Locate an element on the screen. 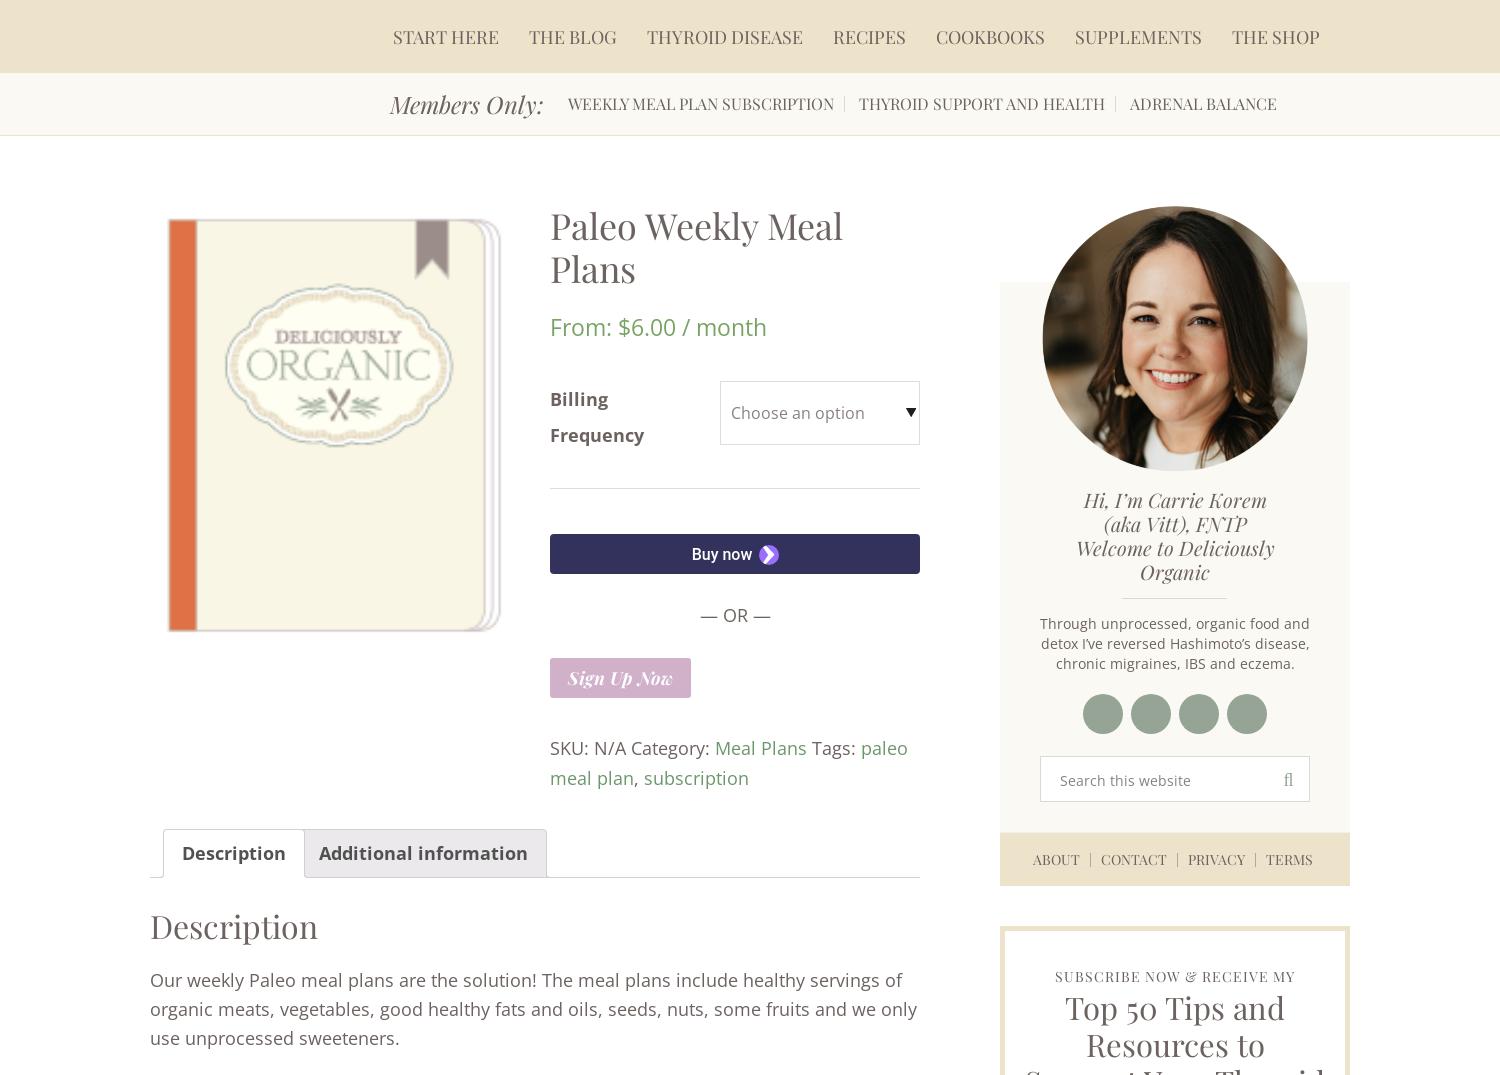 Image resolution: width=1500 pixels, height=1075 pixels. 'The Blog' is located at coordinates (572, 35).